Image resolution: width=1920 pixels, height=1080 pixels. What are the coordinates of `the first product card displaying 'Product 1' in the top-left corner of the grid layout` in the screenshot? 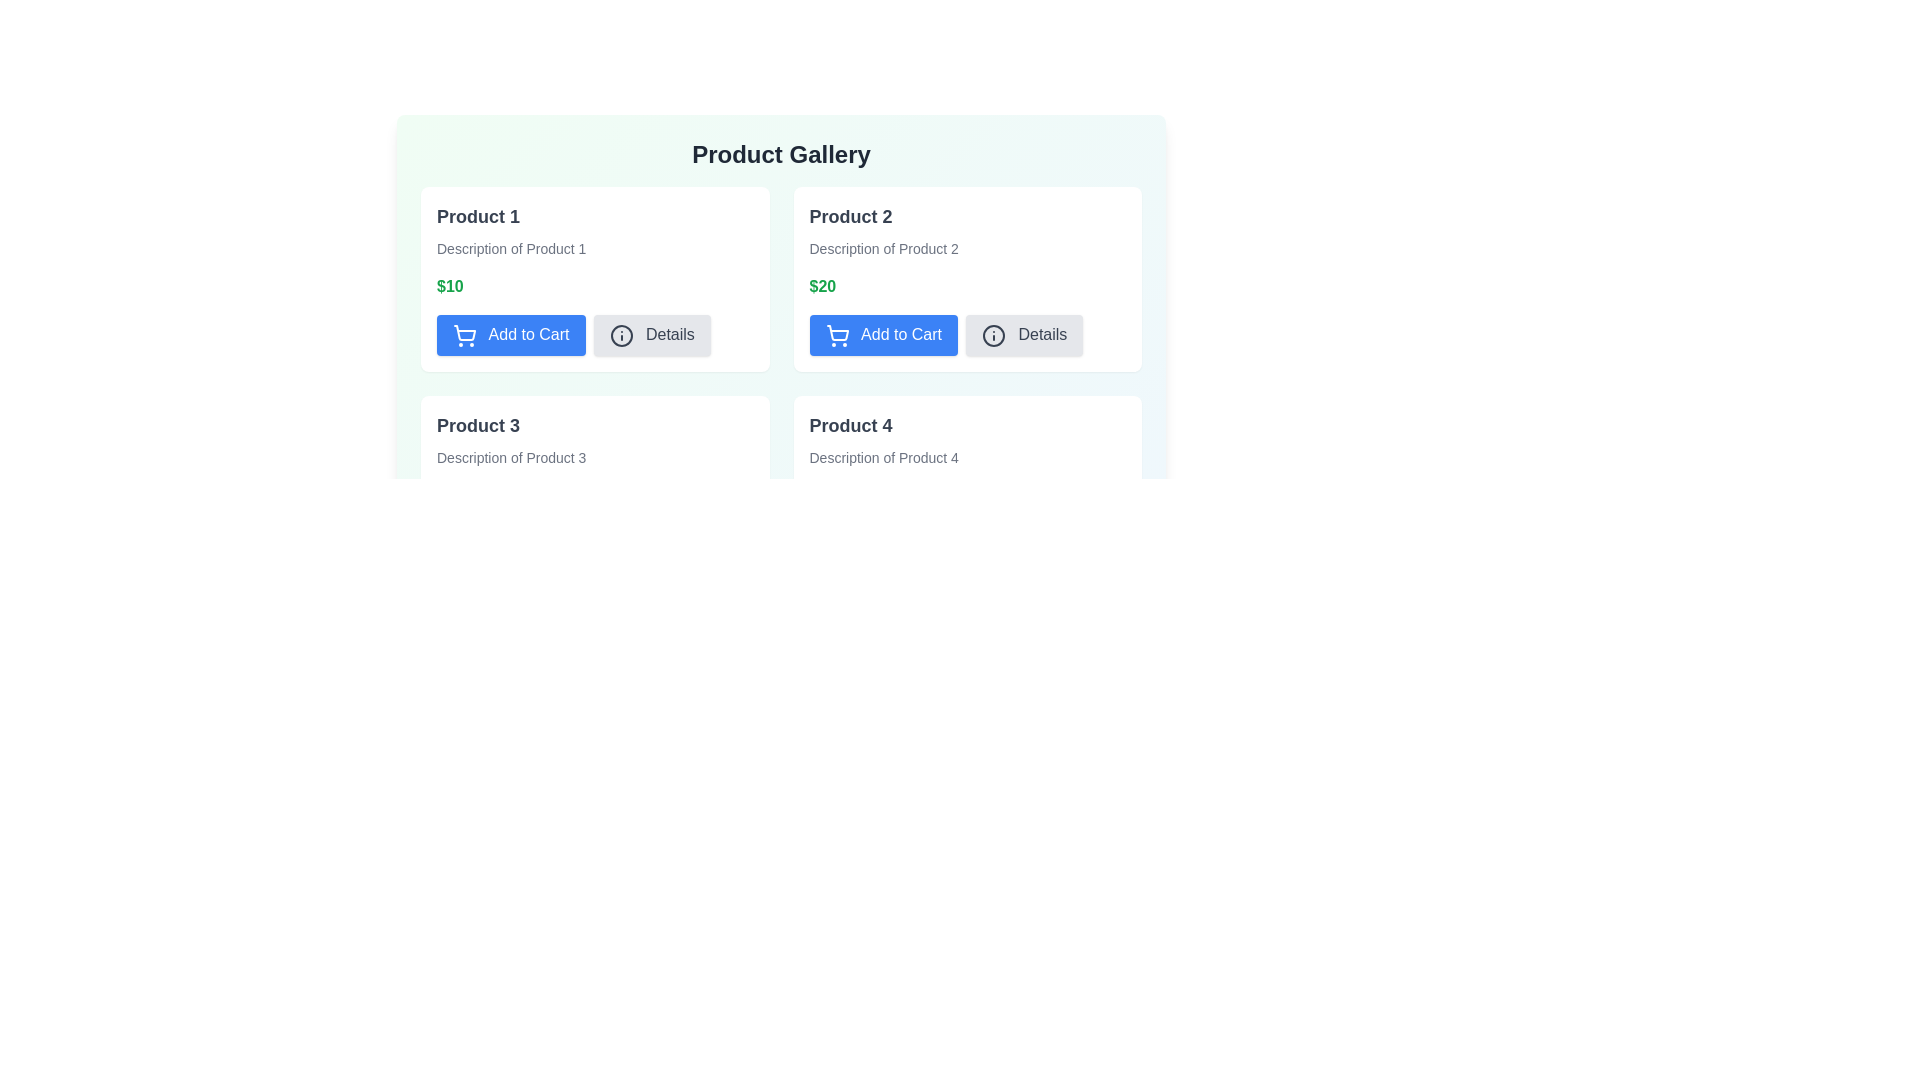 It's located at (594, 279).